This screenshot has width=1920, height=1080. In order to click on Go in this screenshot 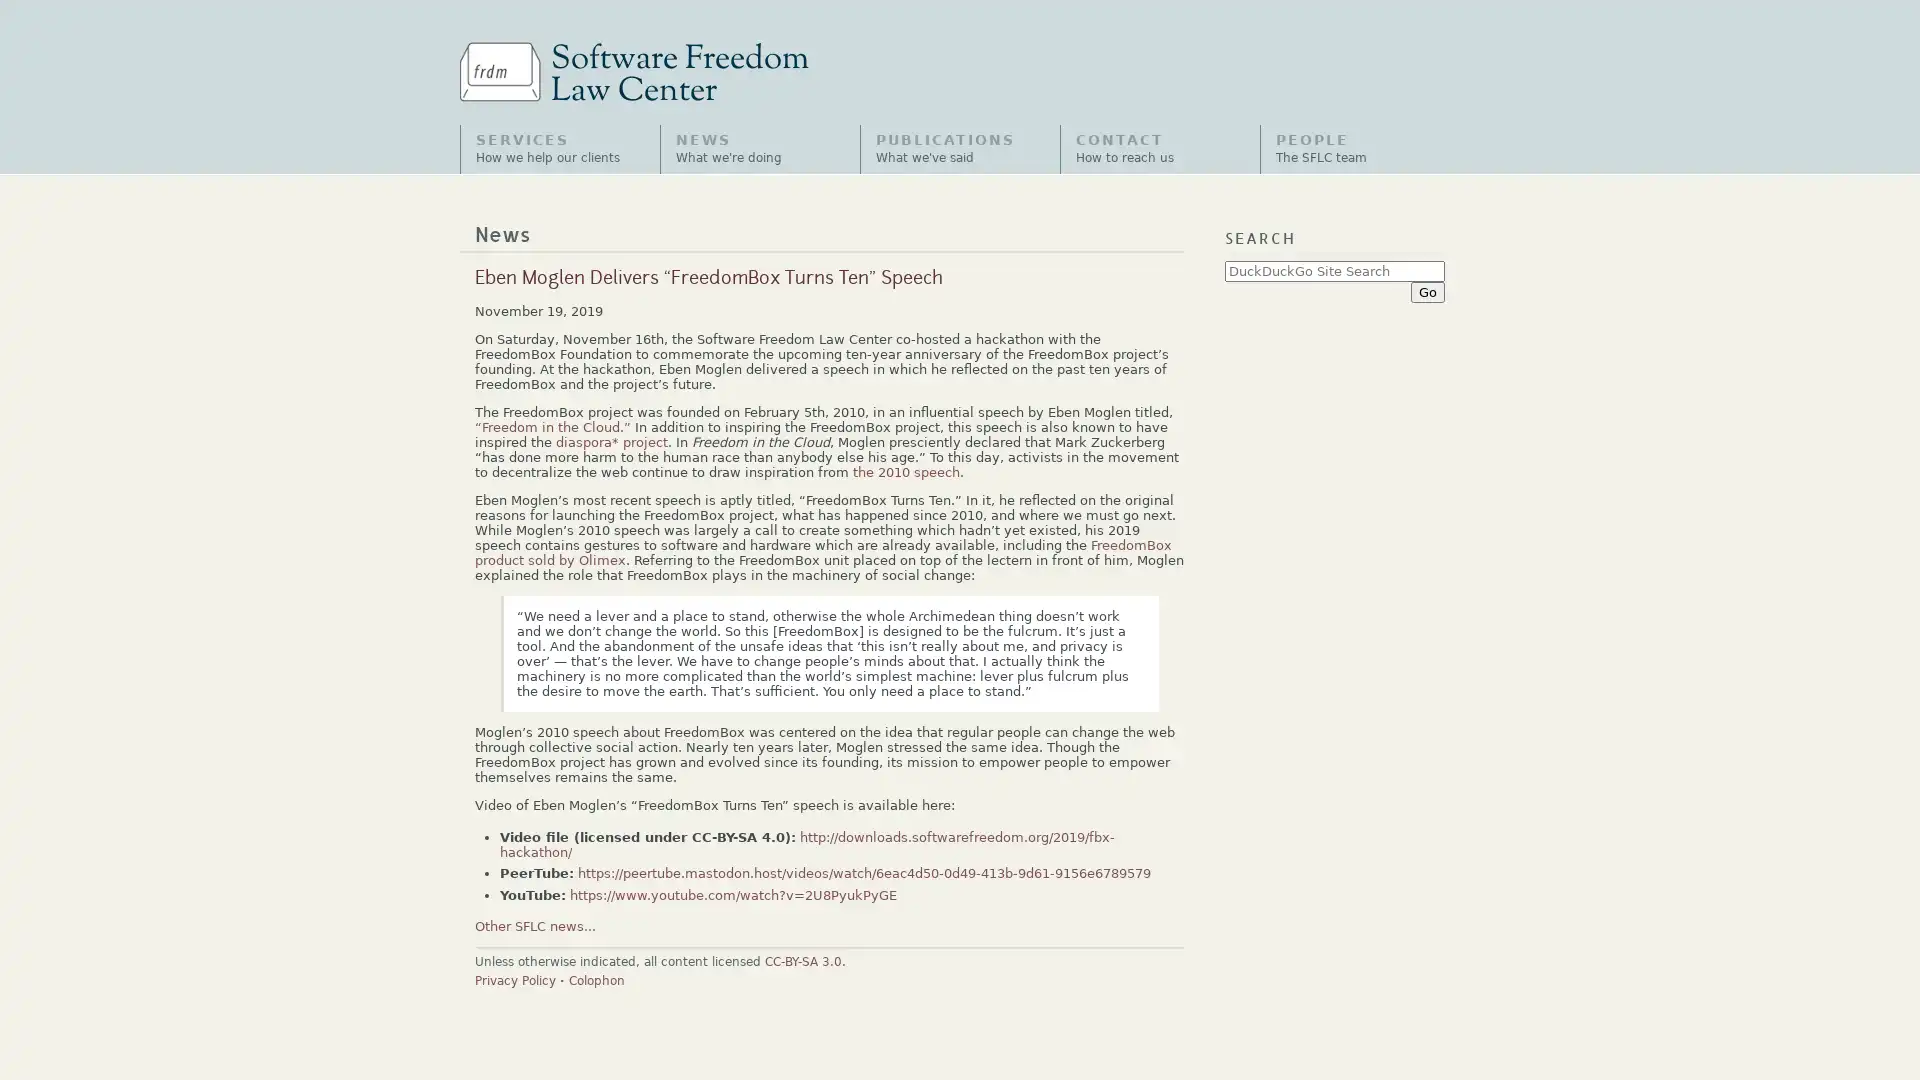, I will do `click(1426, 291)`.